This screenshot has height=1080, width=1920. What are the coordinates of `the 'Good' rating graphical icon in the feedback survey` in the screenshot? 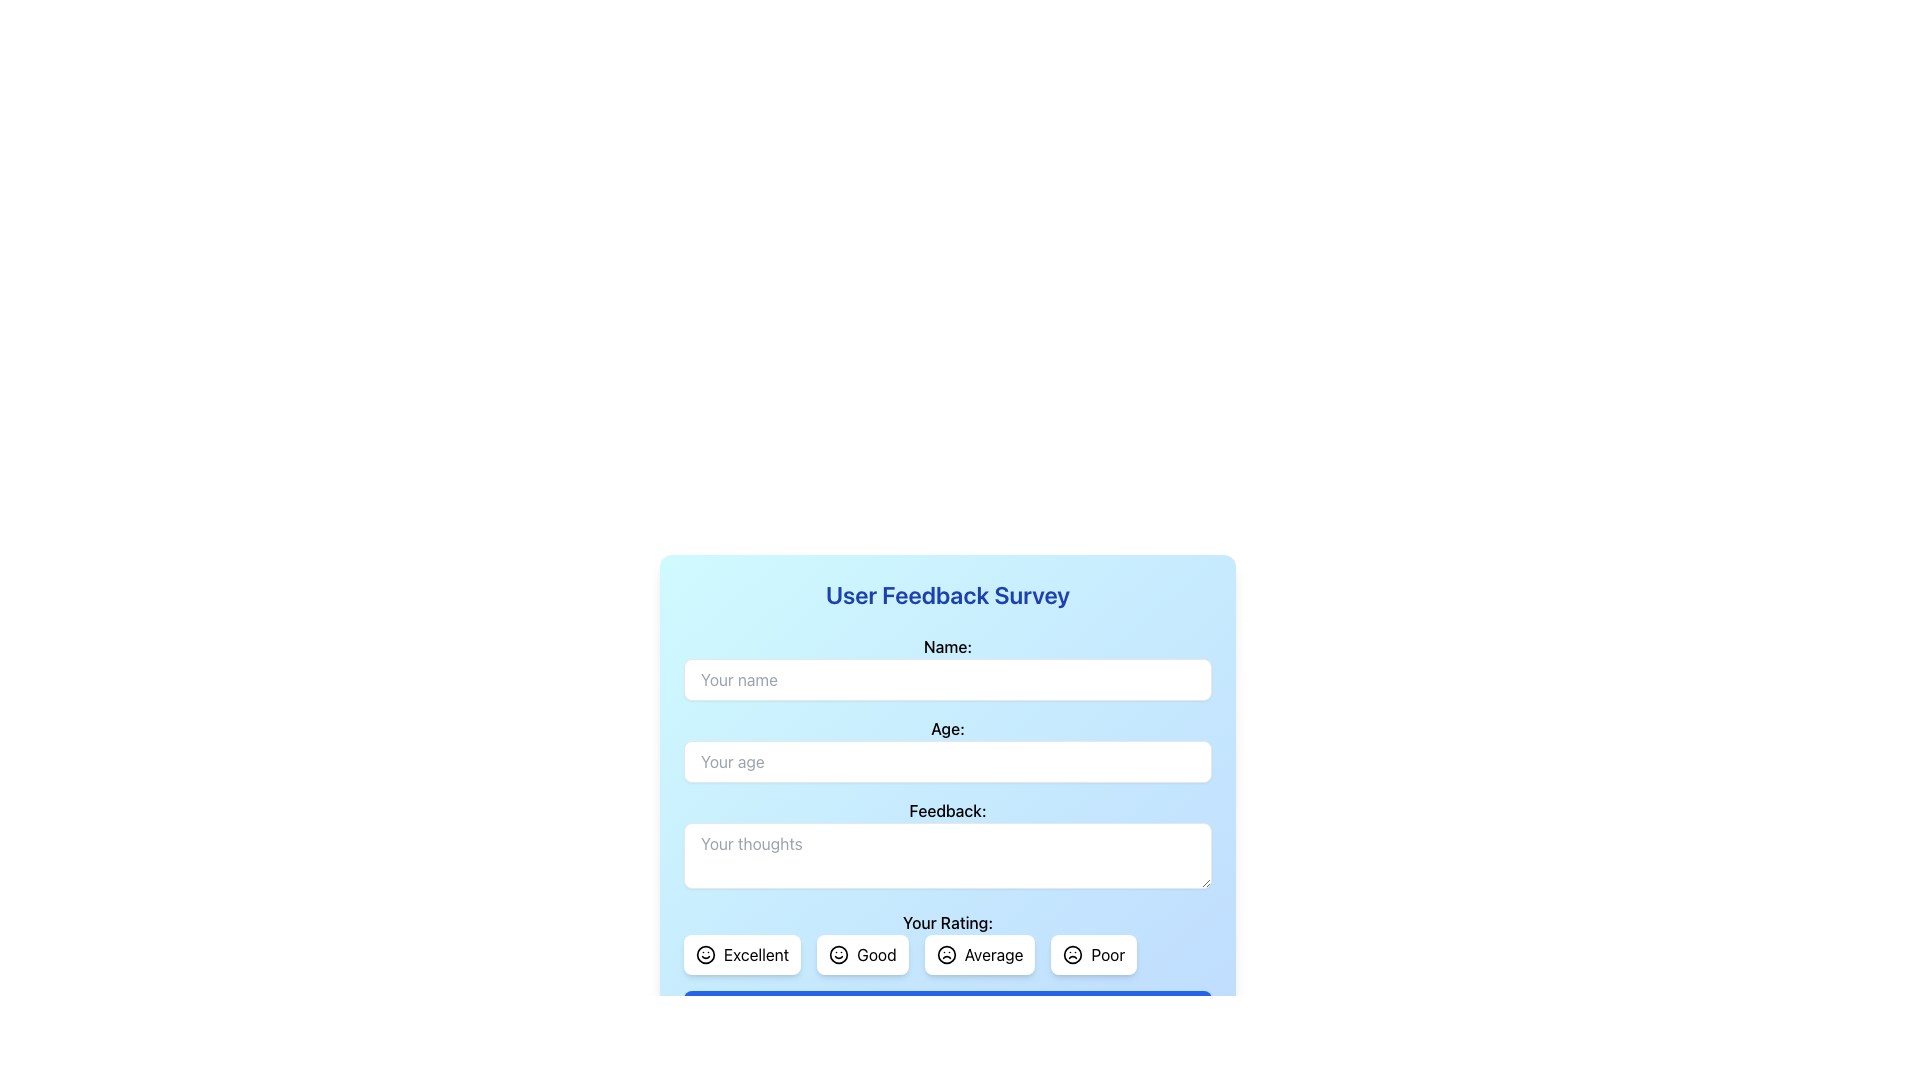 It's located at (839, 954).